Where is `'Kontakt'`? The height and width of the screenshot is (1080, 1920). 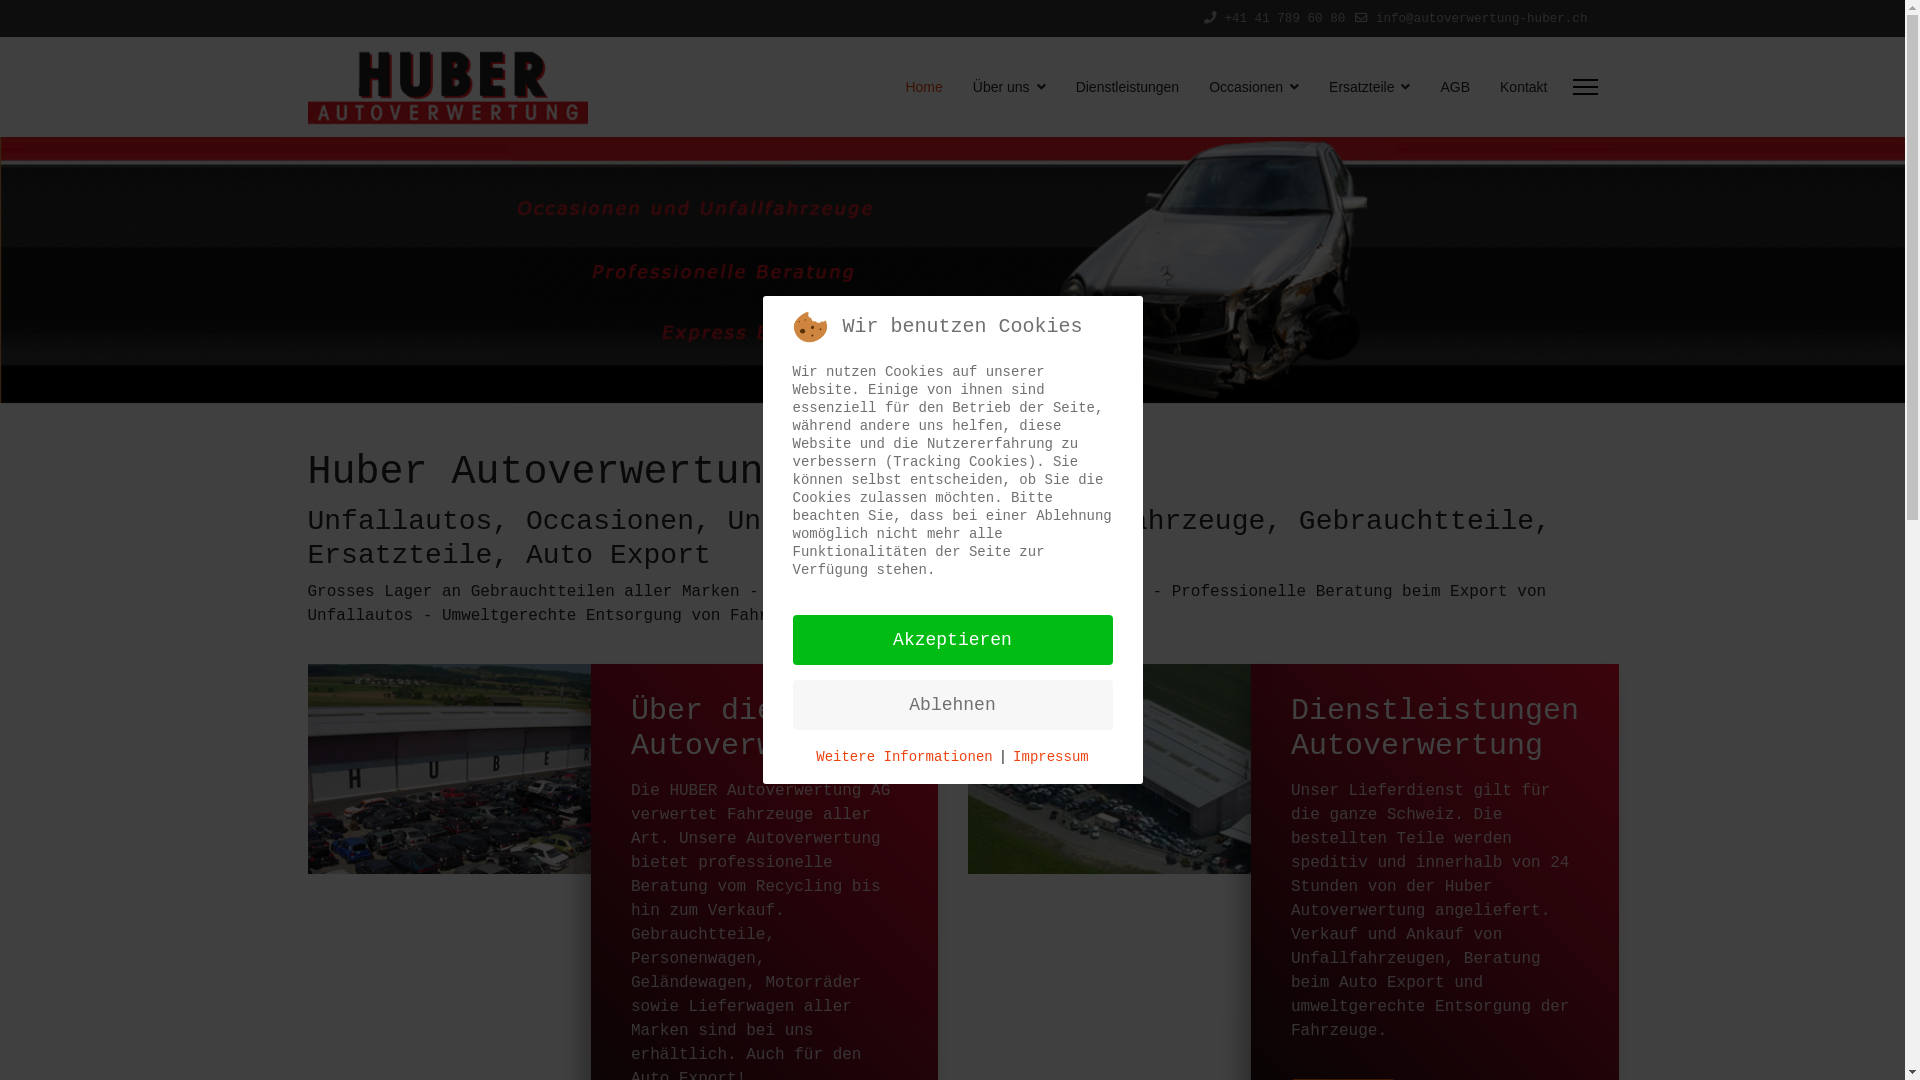
'Kontakt' is located at coordinates (1516, 86).